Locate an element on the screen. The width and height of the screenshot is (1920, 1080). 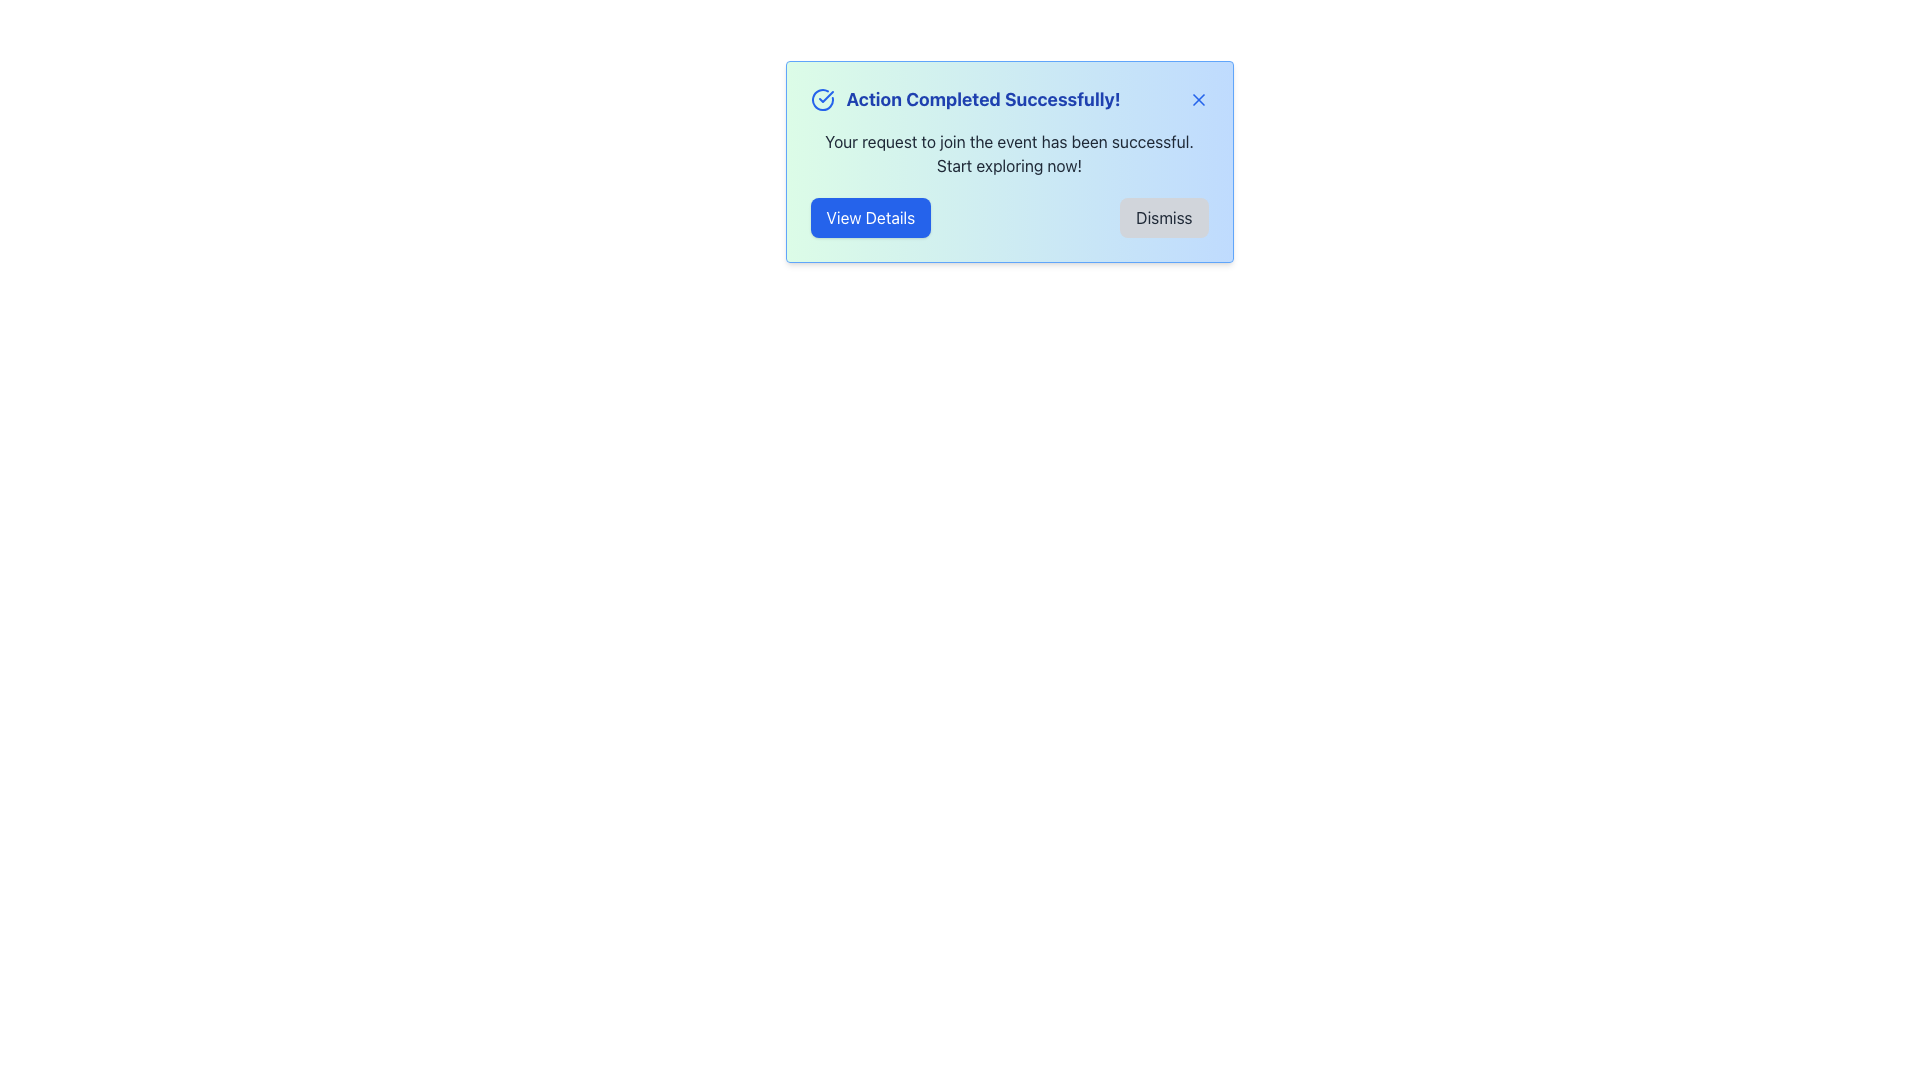
text displayed in the Notification Header, which informs the user of a successful action is located at coordinates (1009, 100).